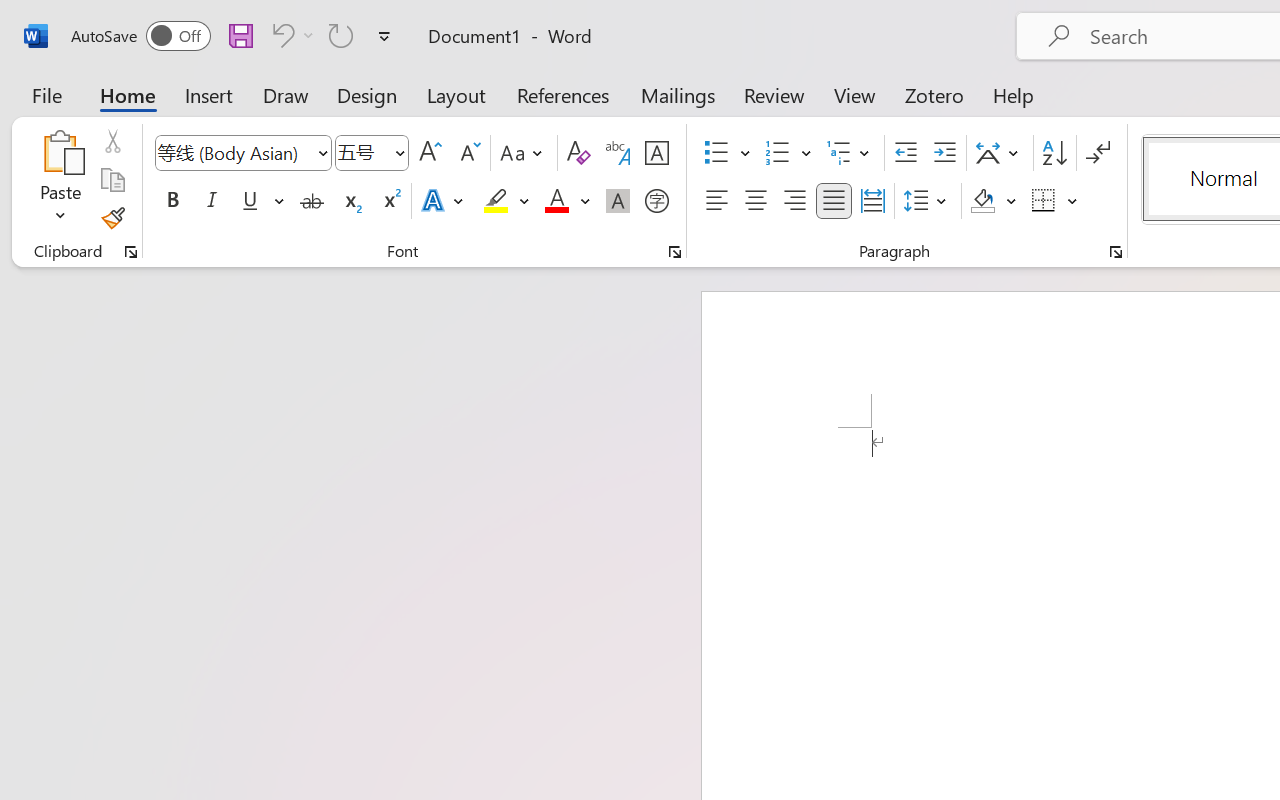 The width and height of the screenshot is (1280, 800). I want to click on 'Can', so click(279, 34).